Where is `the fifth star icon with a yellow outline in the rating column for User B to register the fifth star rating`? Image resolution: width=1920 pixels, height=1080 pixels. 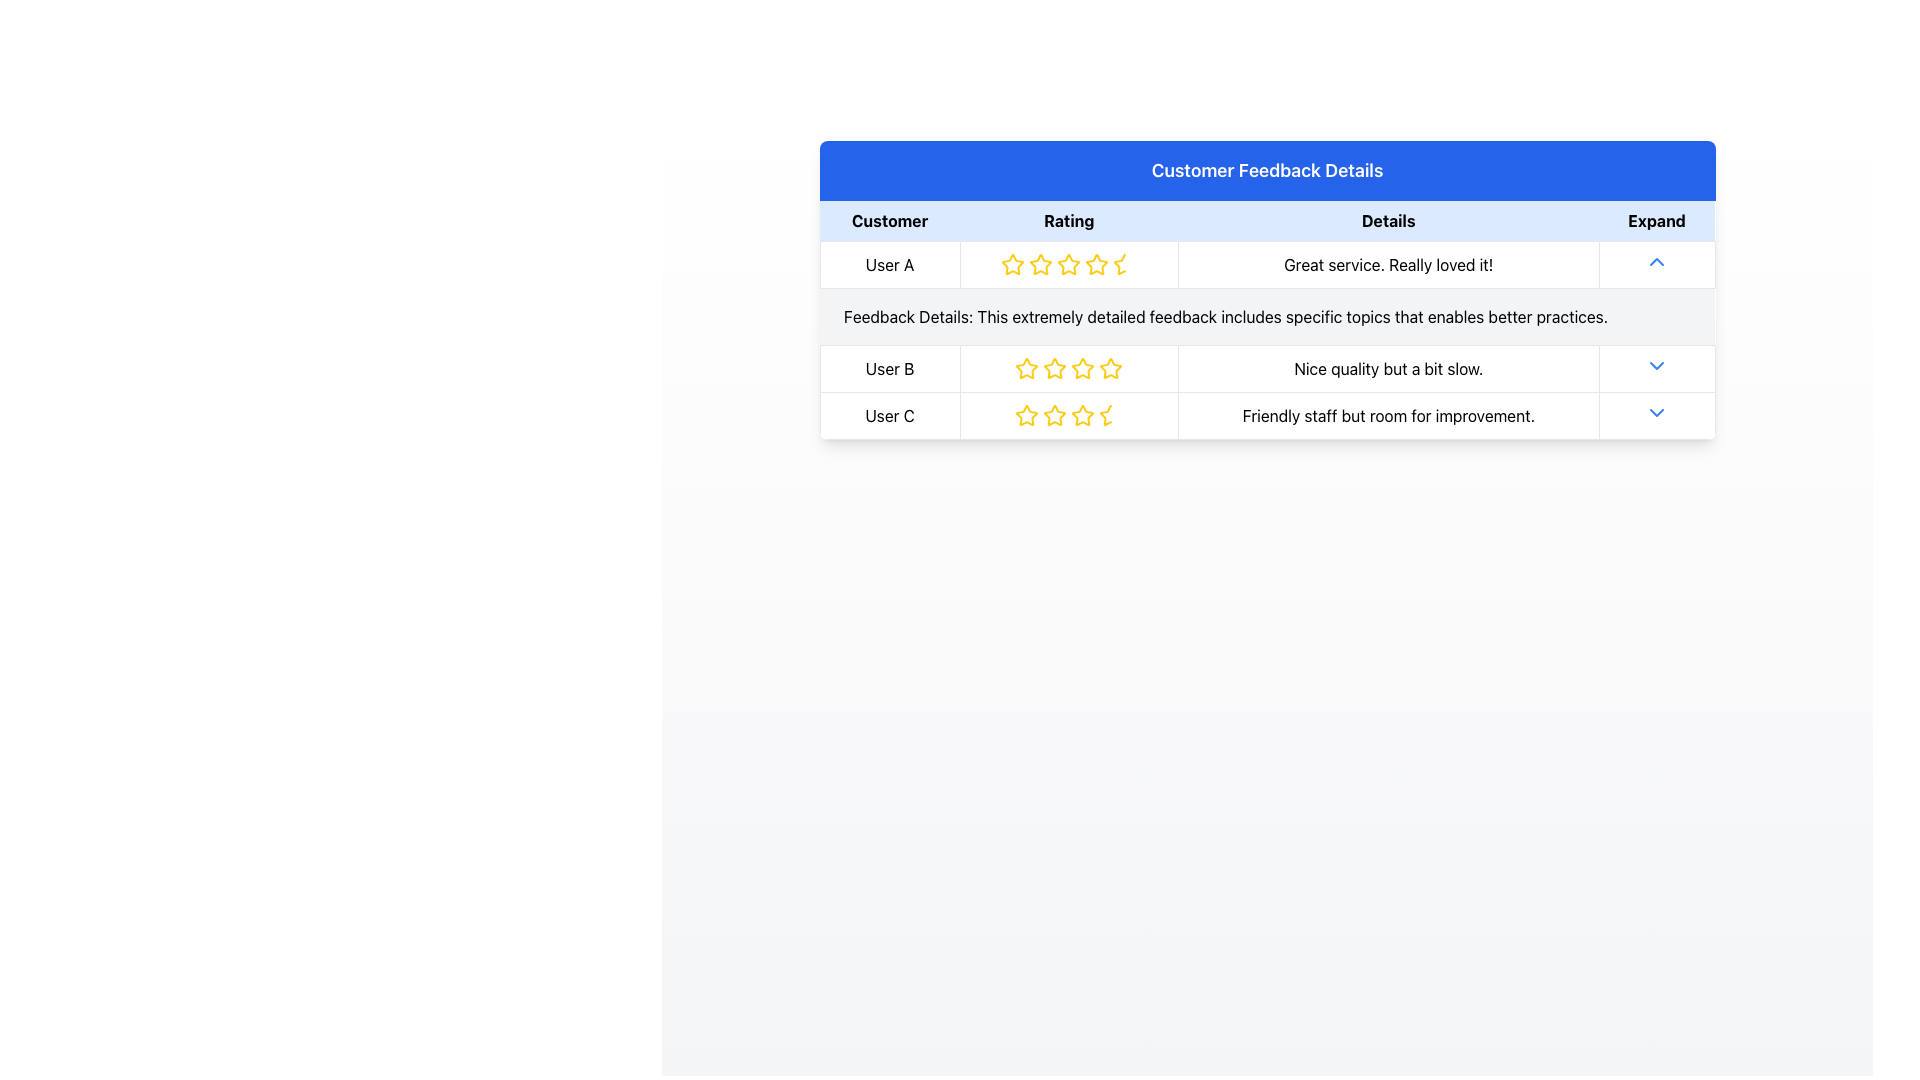 the fifth star icon with a yellow outline in the rating column for User B to register the fifth star rating is located at coordinates (1110, 369).